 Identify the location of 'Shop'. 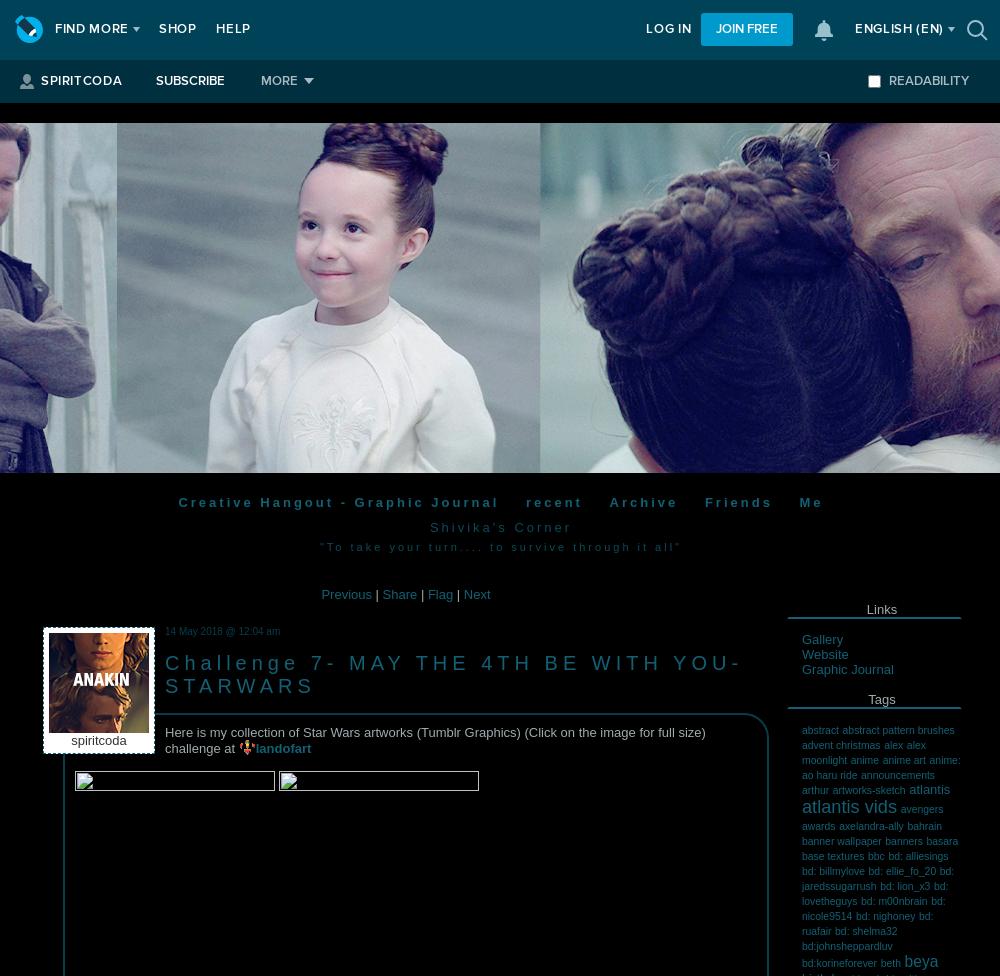
(177, 29).